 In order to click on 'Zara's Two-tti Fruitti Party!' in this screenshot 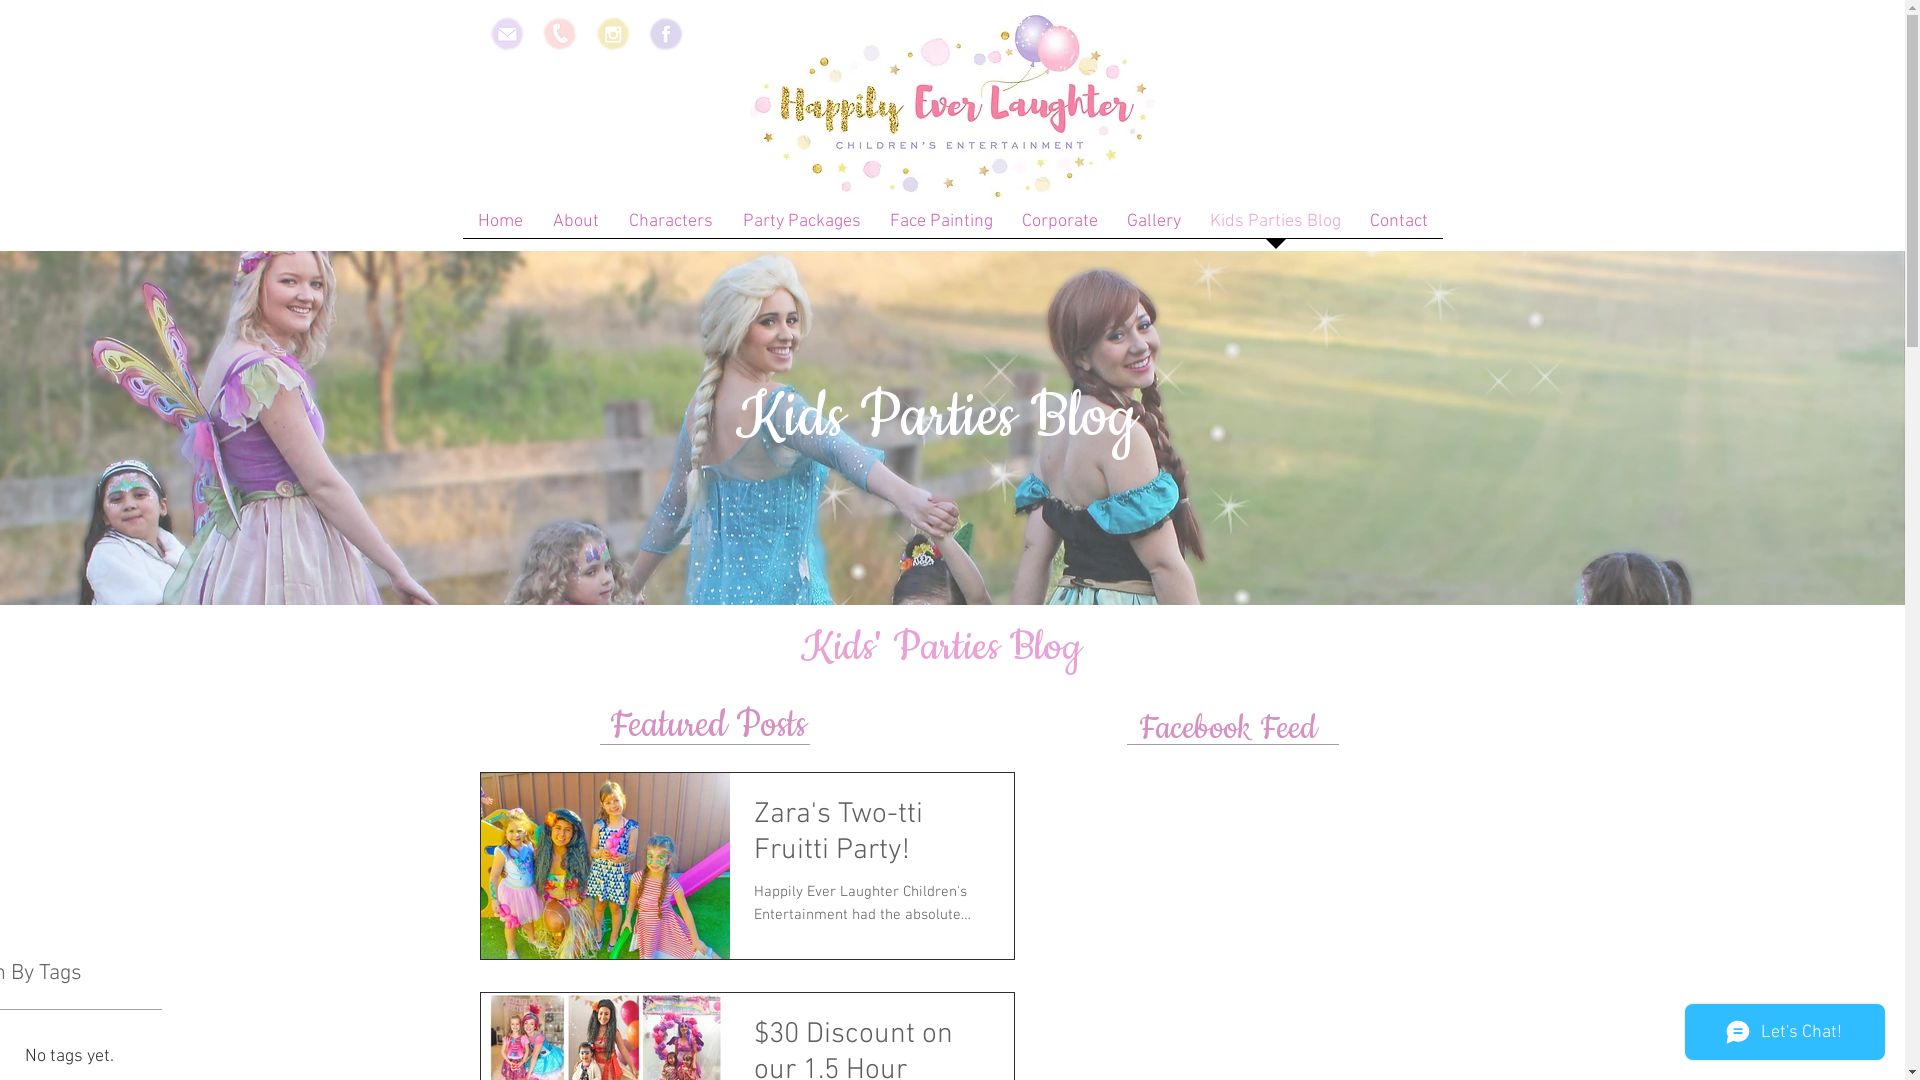, I will do `click(872, 839)`.